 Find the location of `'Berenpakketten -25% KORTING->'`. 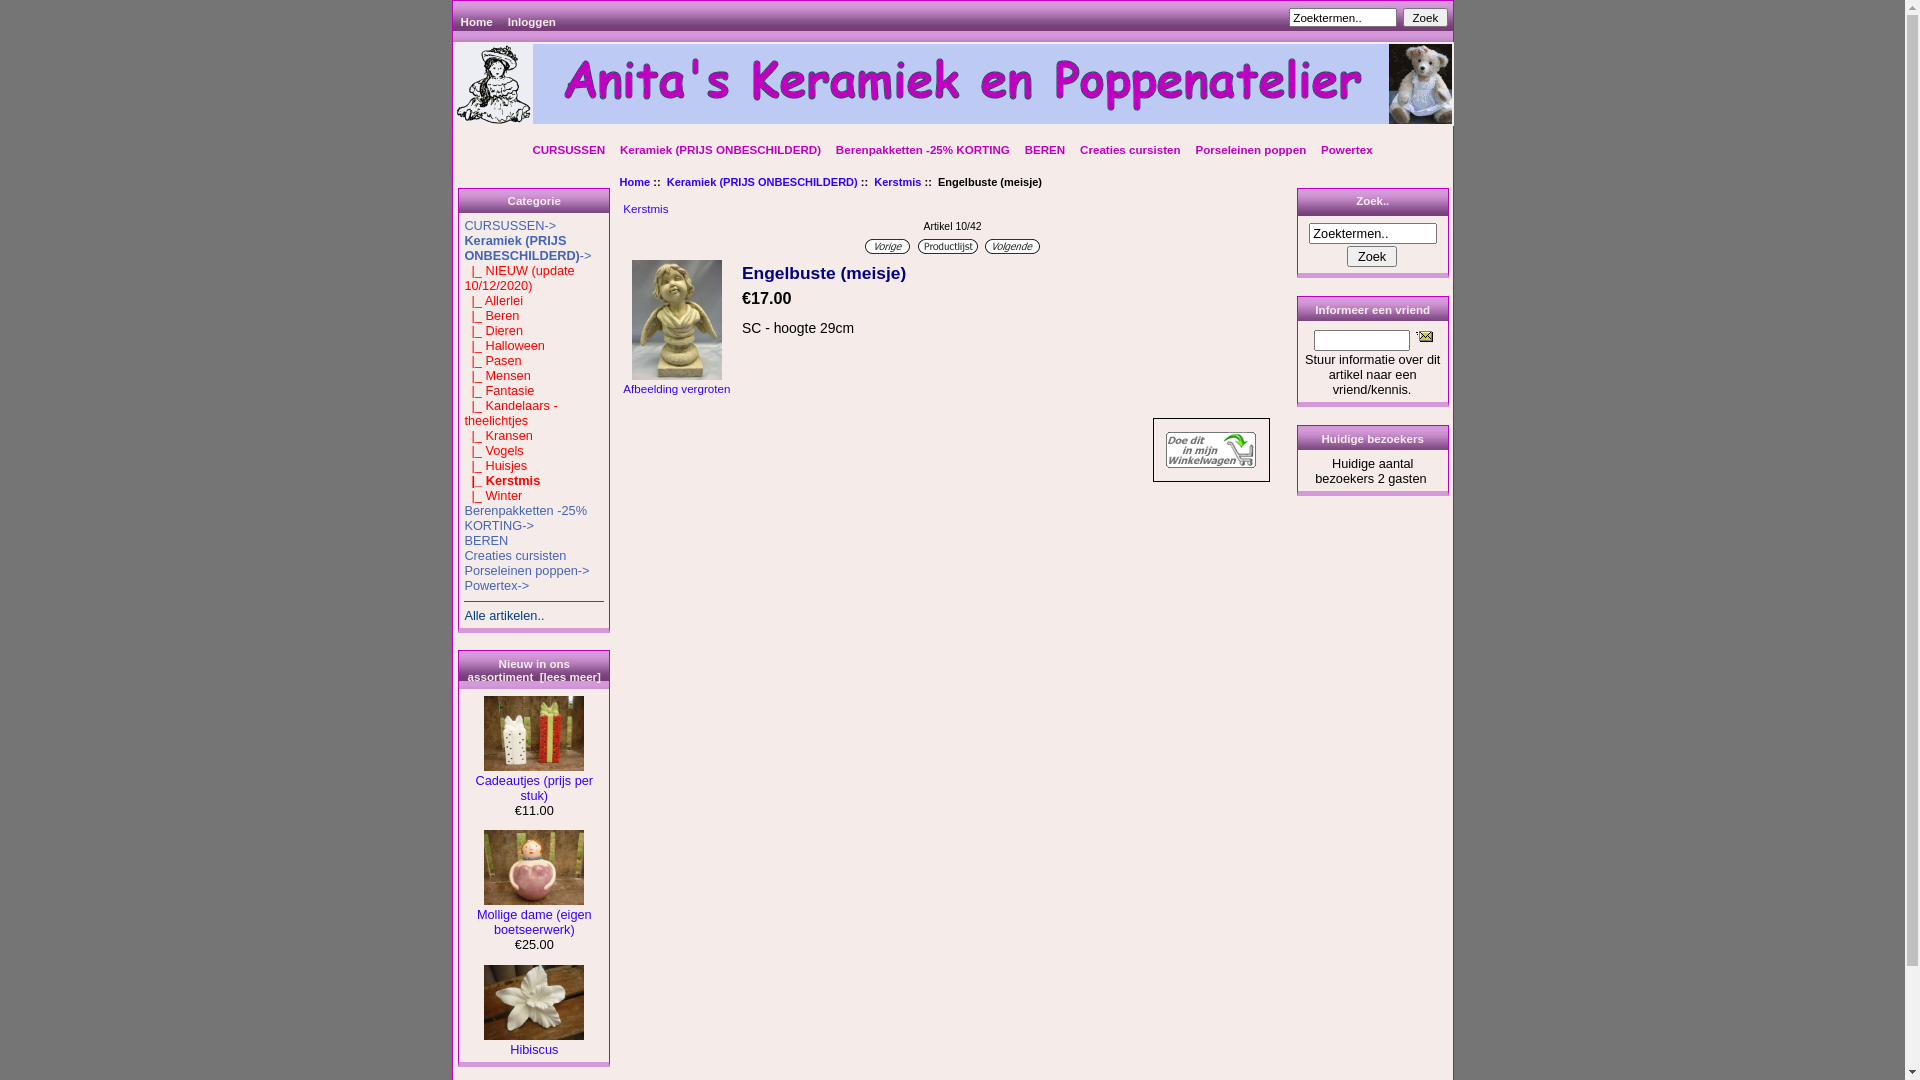

'Berenpakketten -25% KORTING->' is located at coordinates (463, 516).